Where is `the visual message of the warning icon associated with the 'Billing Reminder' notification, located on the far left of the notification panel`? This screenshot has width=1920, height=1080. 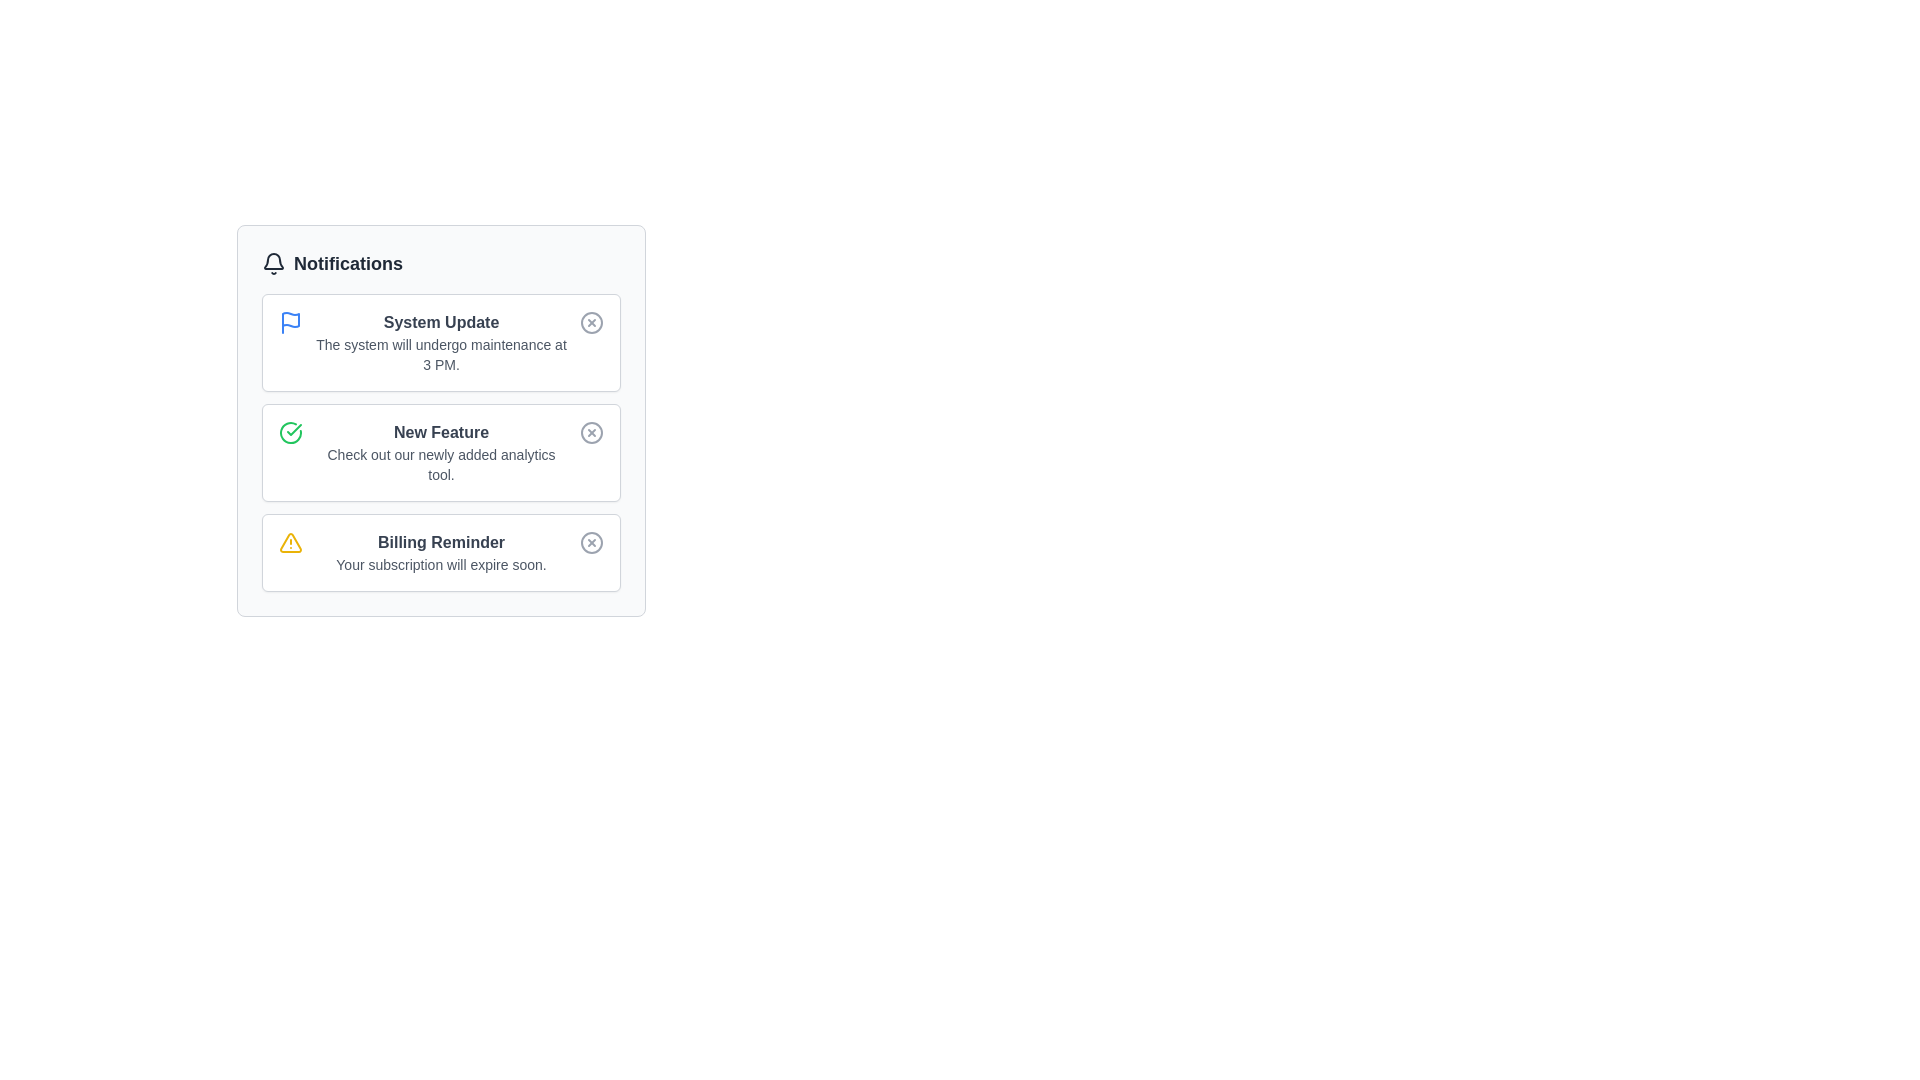
the visual message of the warning icon associated with the 'Billing Reminder' notification, located on the far left of the notification panel is located at coordinates (290, 543).